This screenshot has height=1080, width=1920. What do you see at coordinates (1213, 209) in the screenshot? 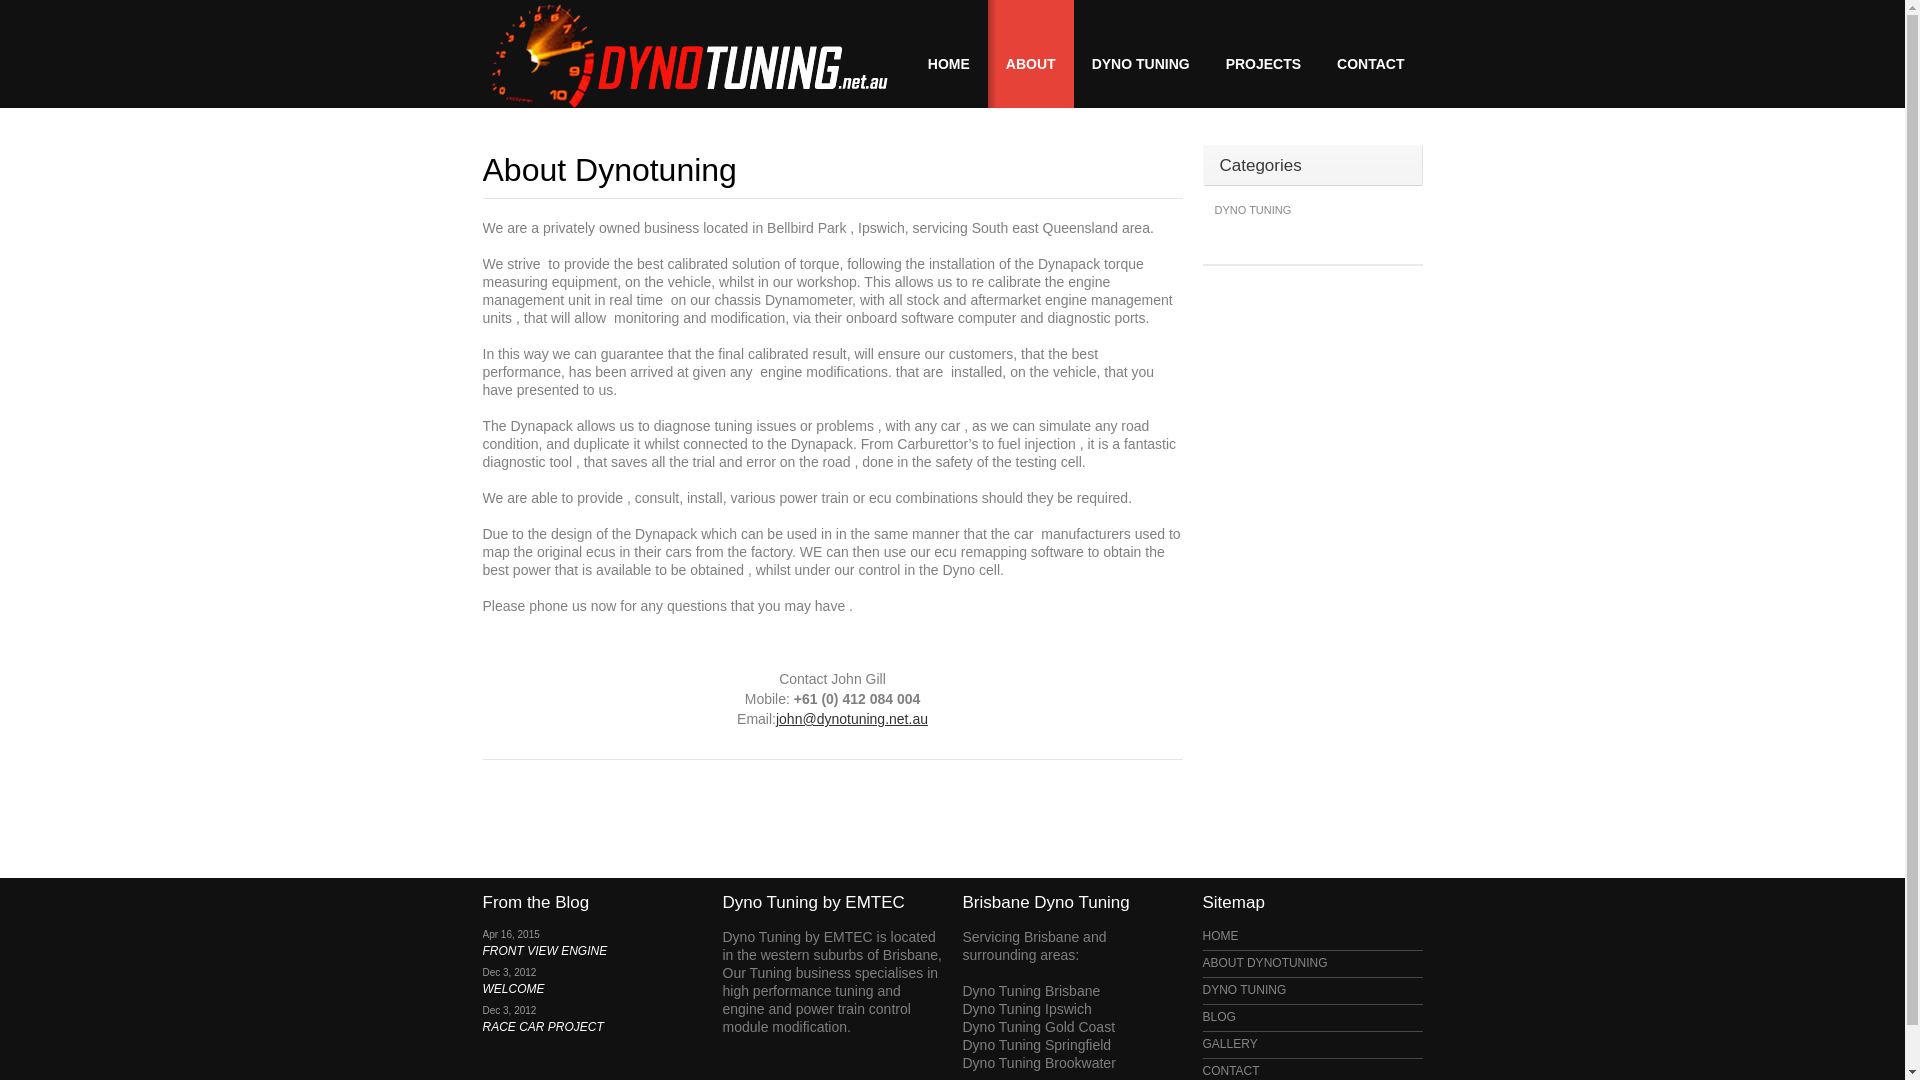
I see `'DYNO TUNING'` at bounding box center [1213, 209].